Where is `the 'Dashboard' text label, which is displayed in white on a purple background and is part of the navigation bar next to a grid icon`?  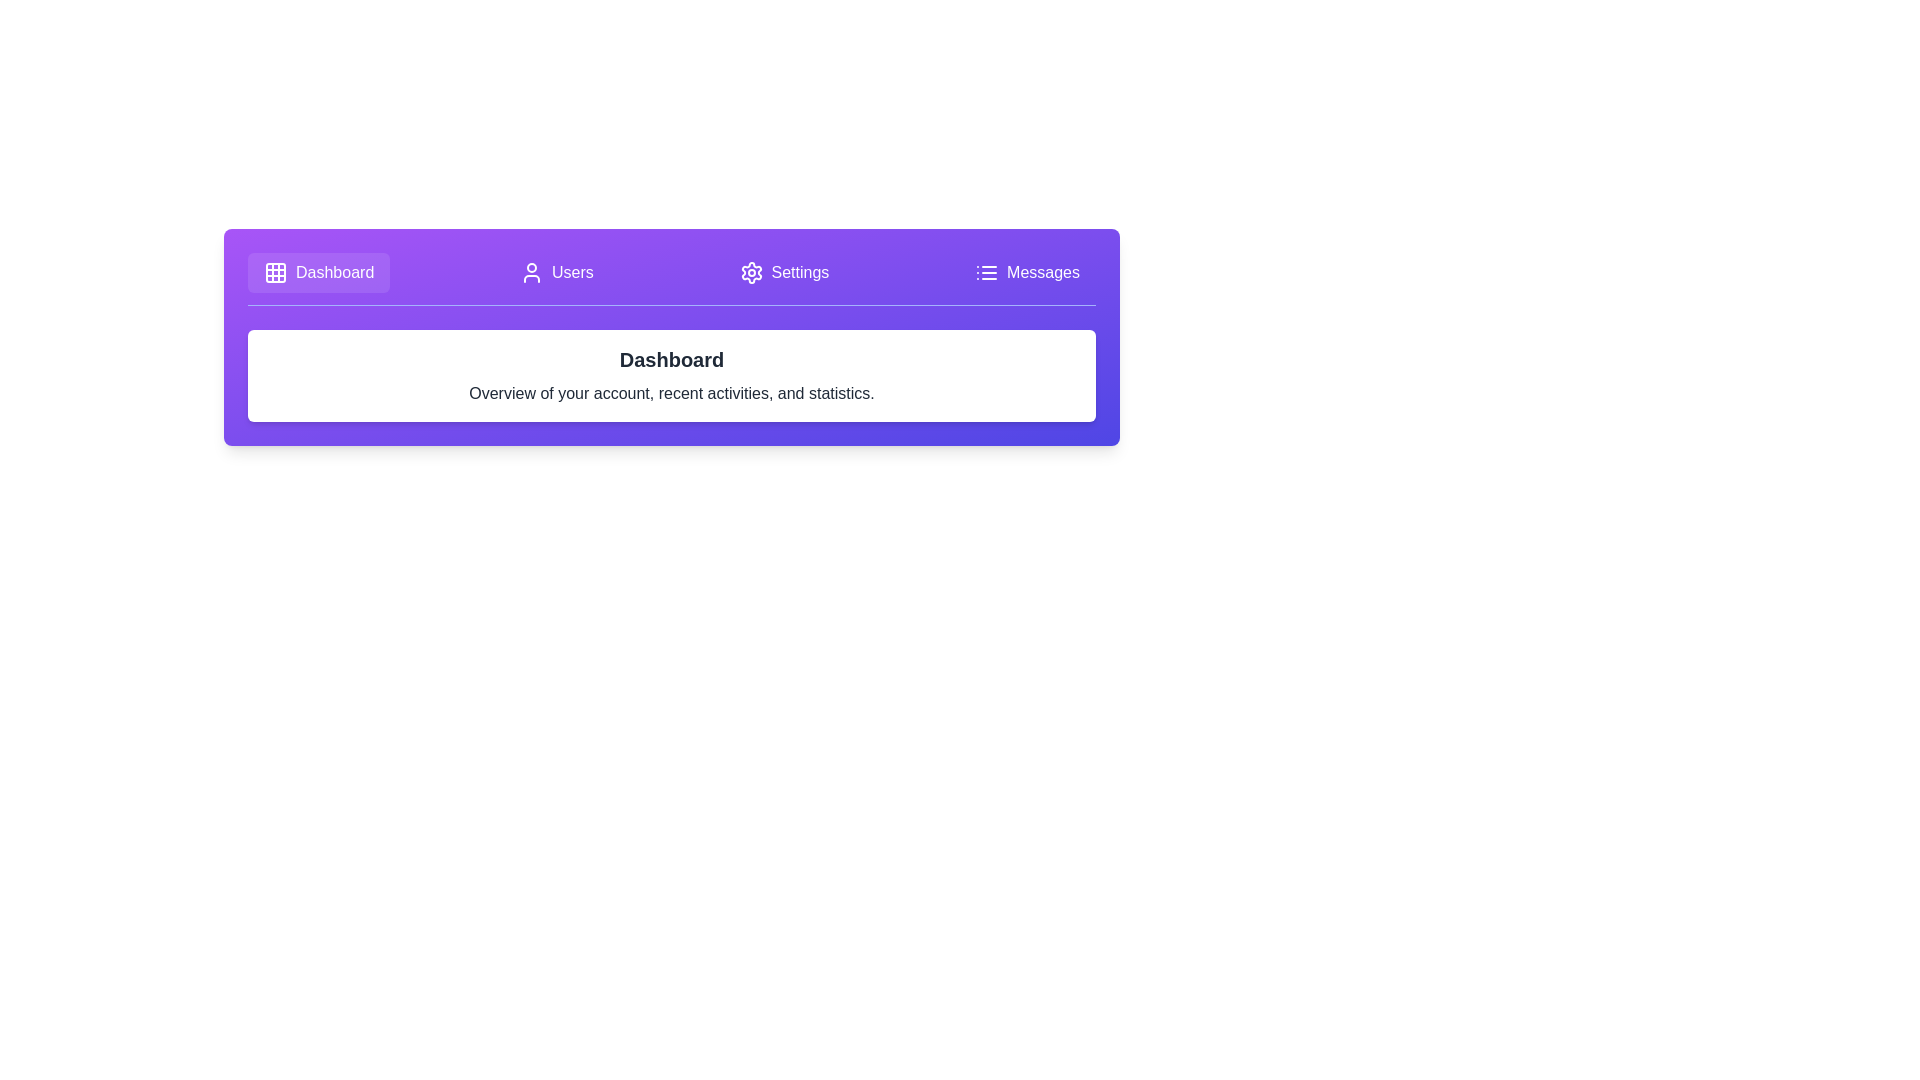 the 'Dashboard' text label, which is displayed in white on a purple background and is part of the navigation bar next to a grid icon is located at coordinates (335, 273).